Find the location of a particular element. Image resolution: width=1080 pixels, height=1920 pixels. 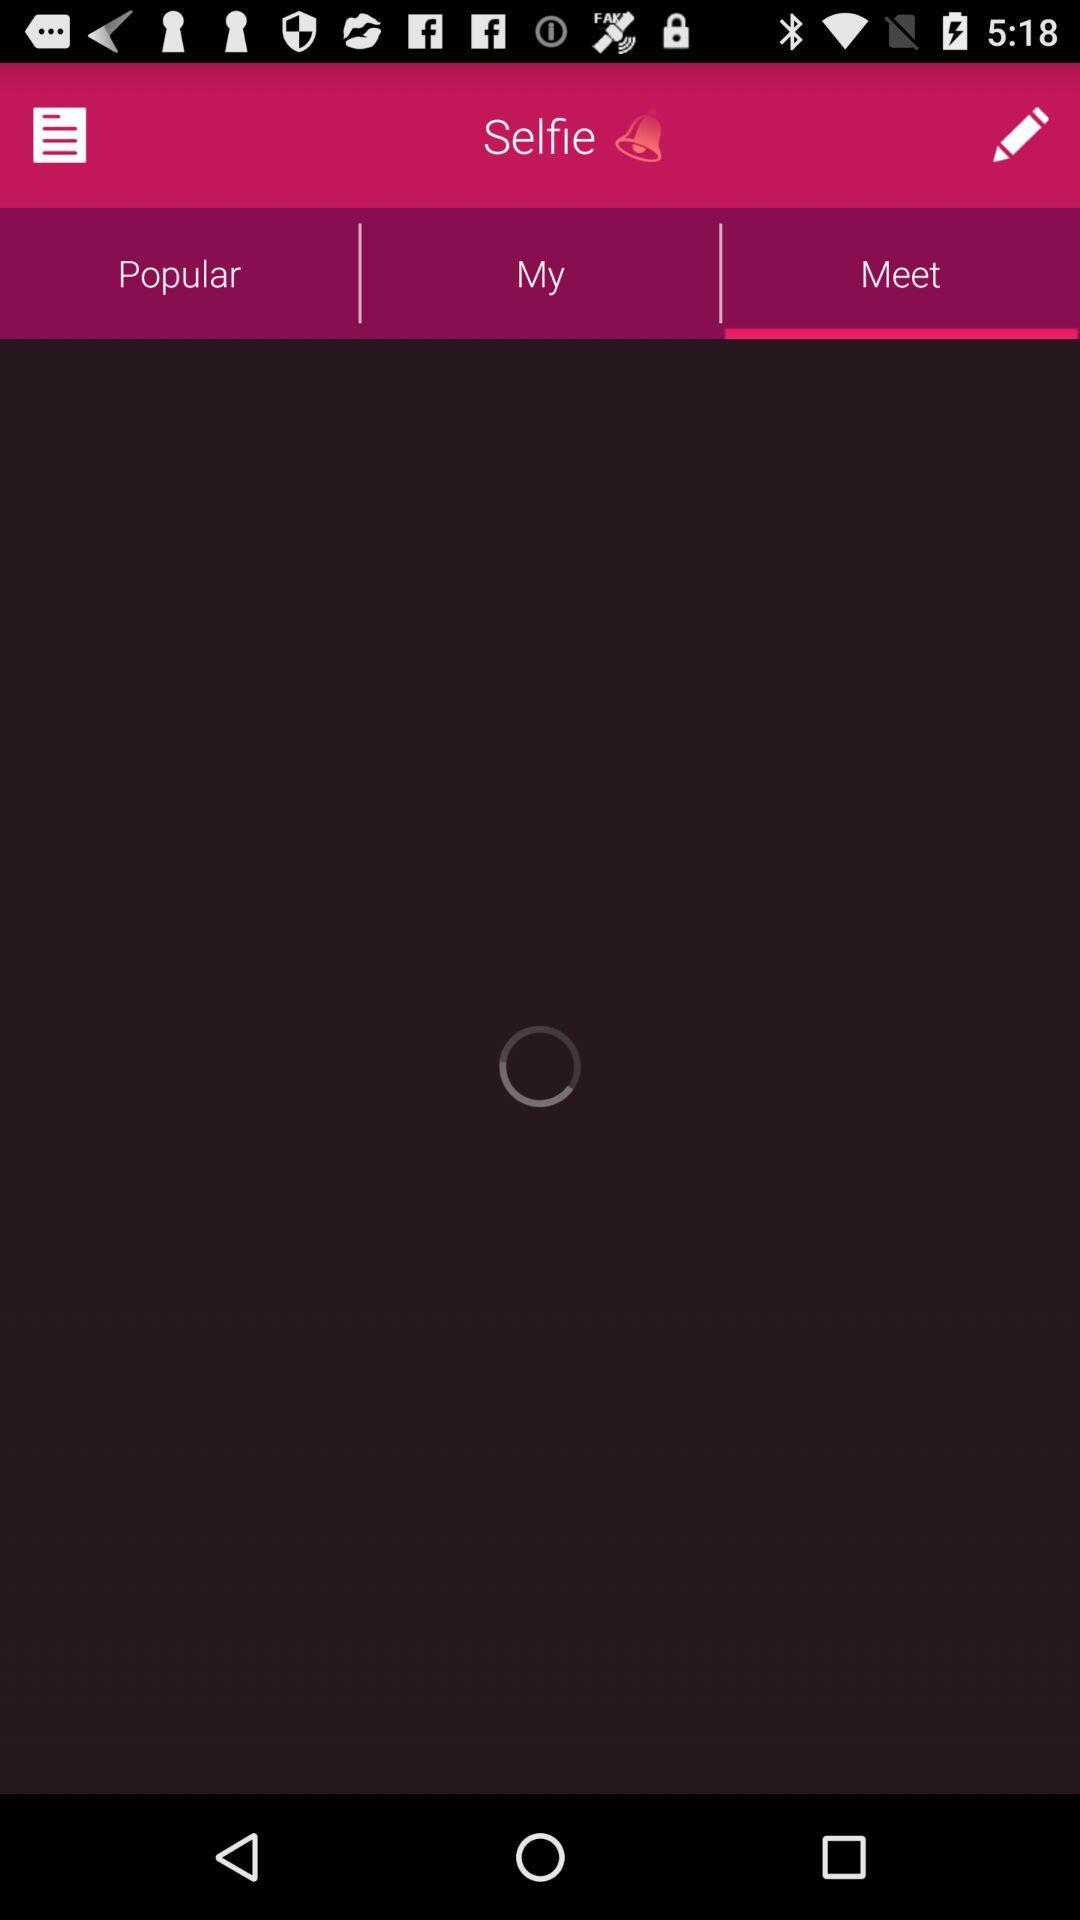

edit is located at coordinates (1020, 134).